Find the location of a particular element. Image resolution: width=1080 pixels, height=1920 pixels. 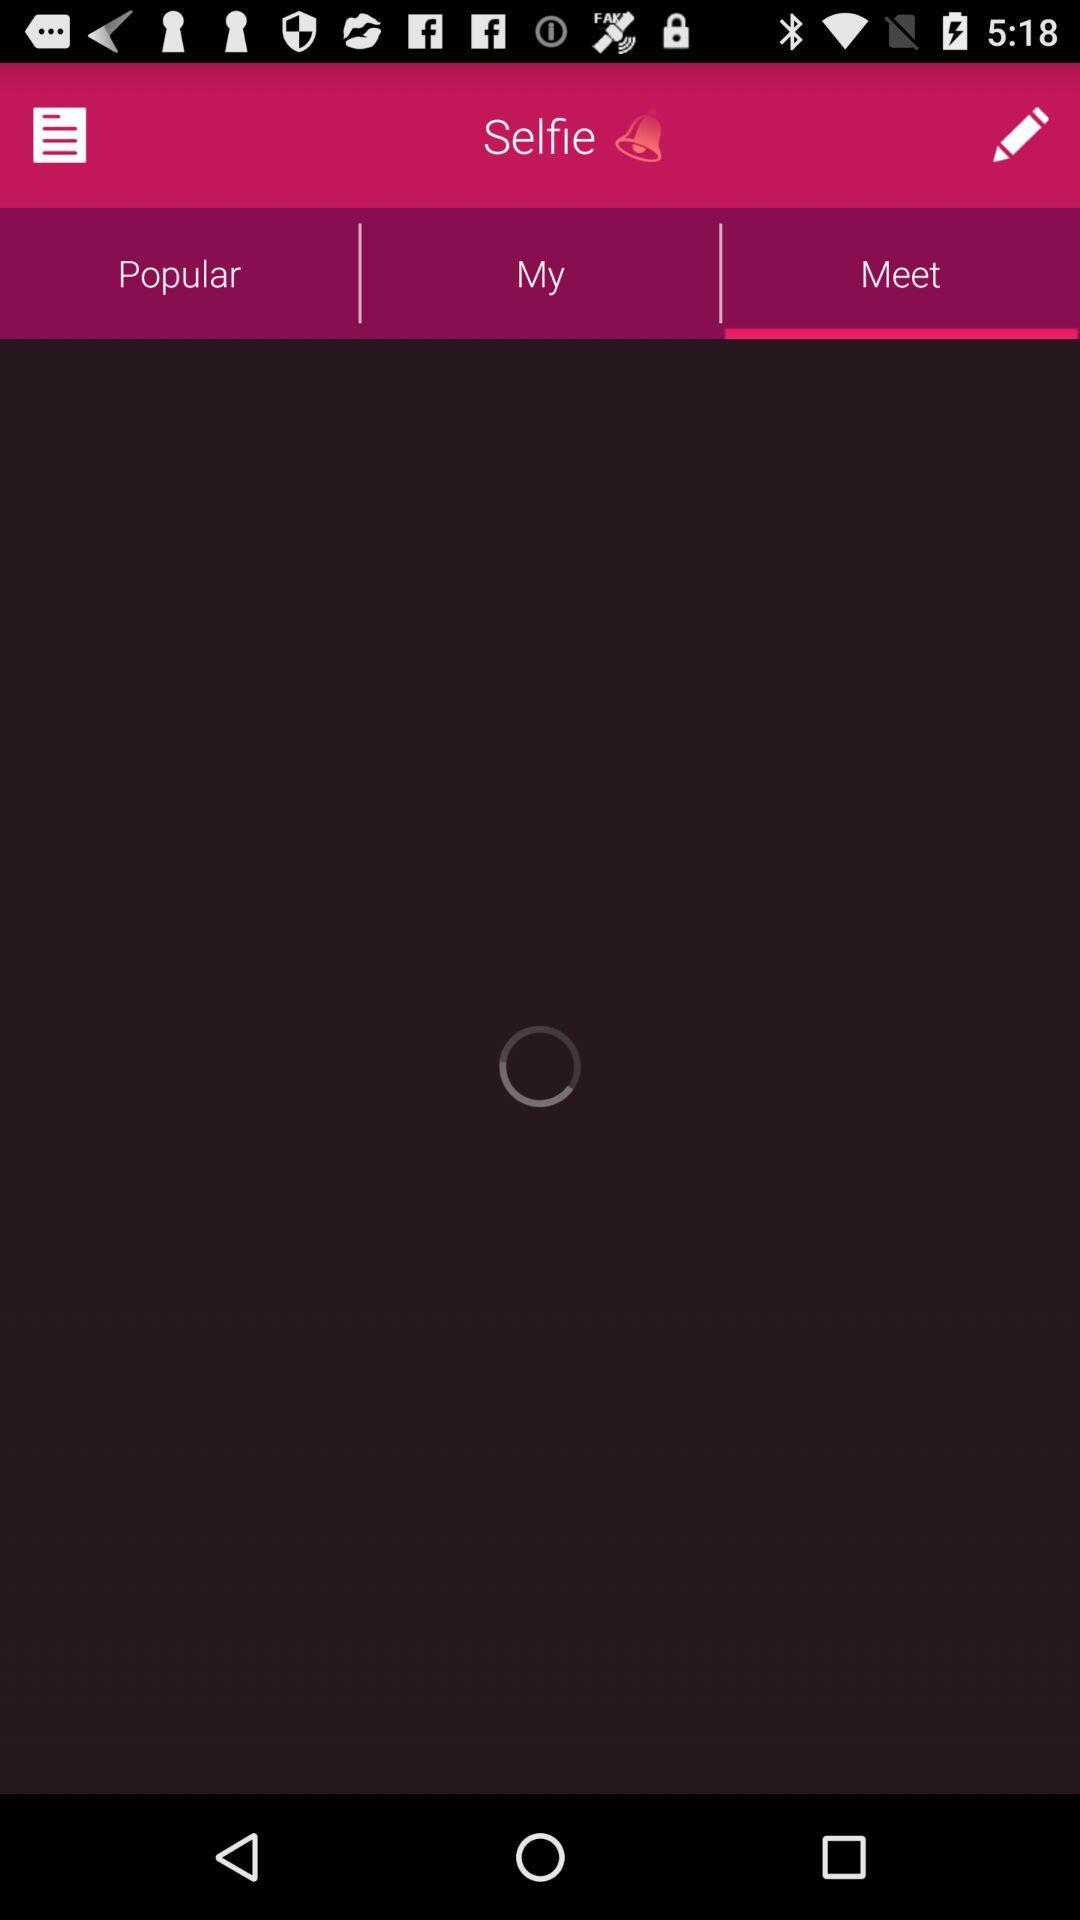

edit is located at coordinates (1020, 134).